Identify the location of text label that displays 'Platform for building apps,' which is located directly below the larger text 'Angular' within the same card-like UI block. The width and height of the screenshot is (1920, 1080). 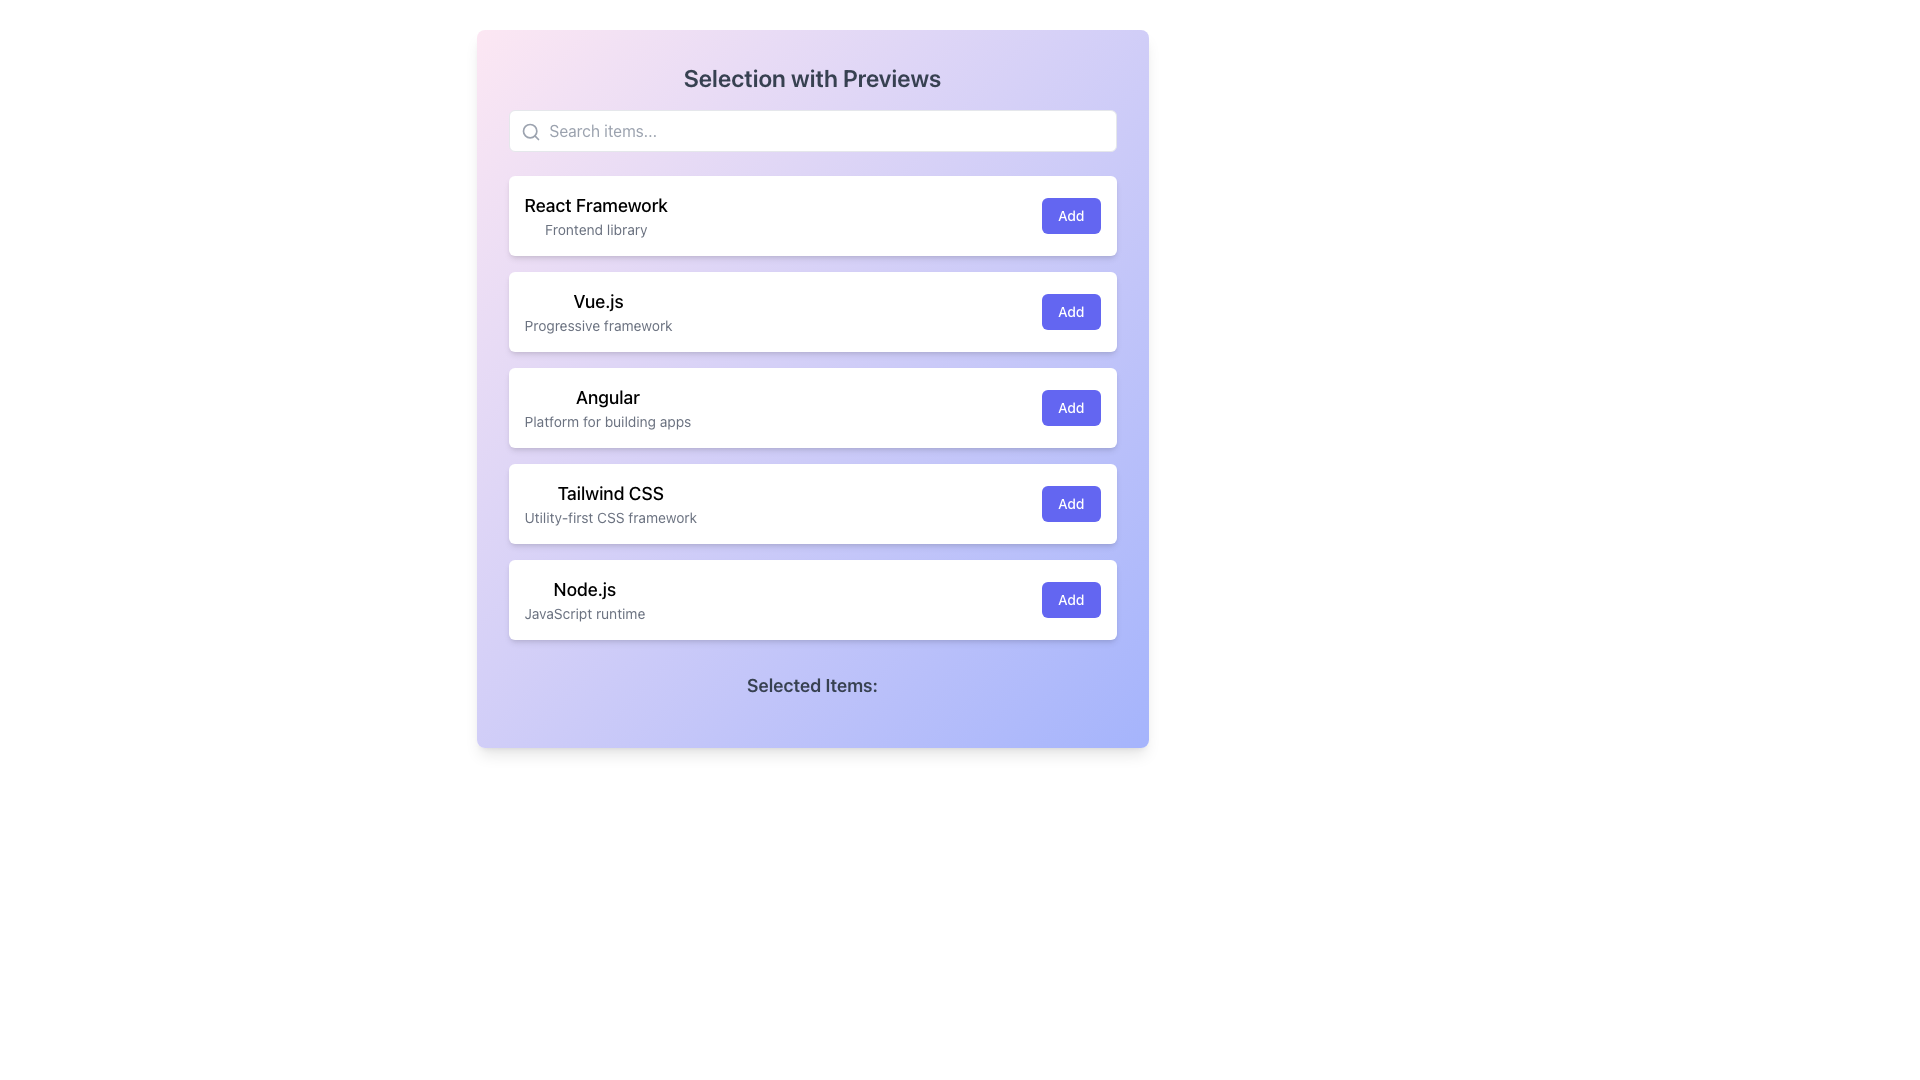
(606, 420).